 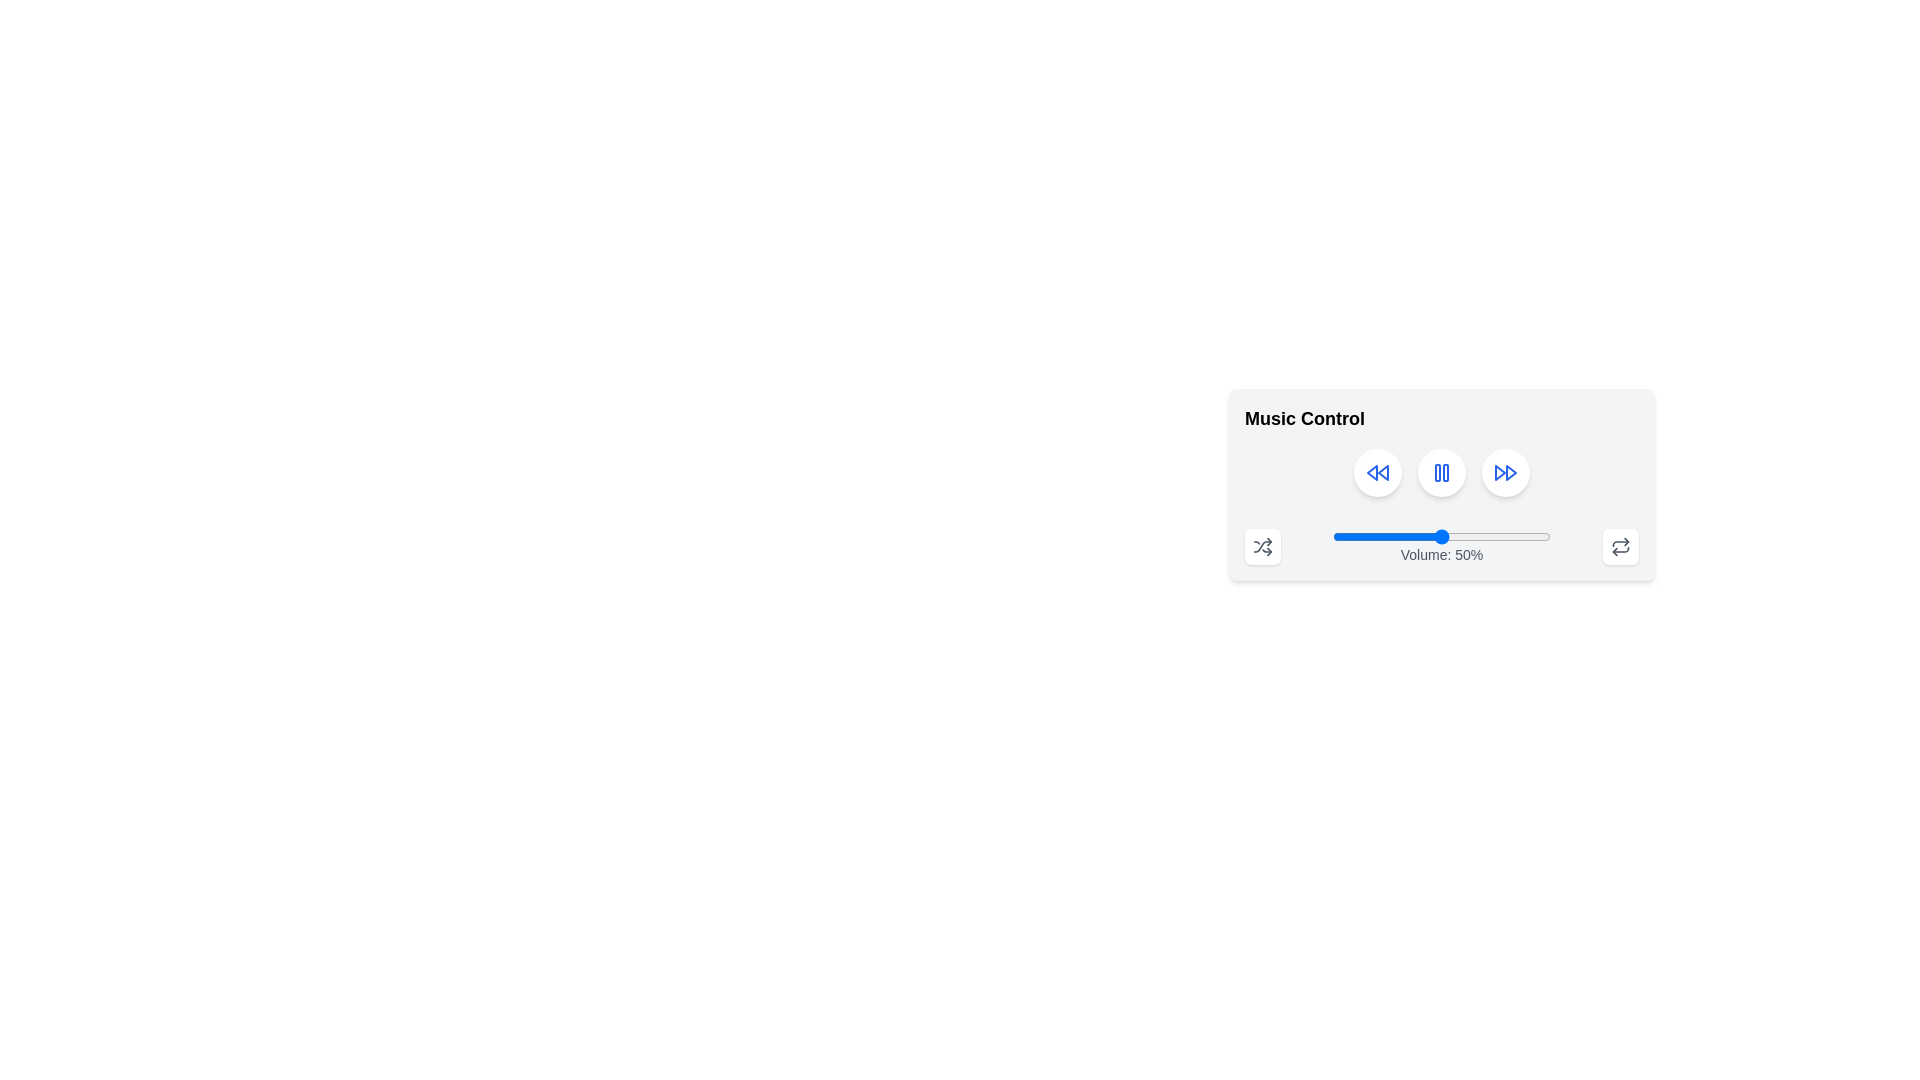 I want to click on the rewind icon button, so click(x=1376, y=473).